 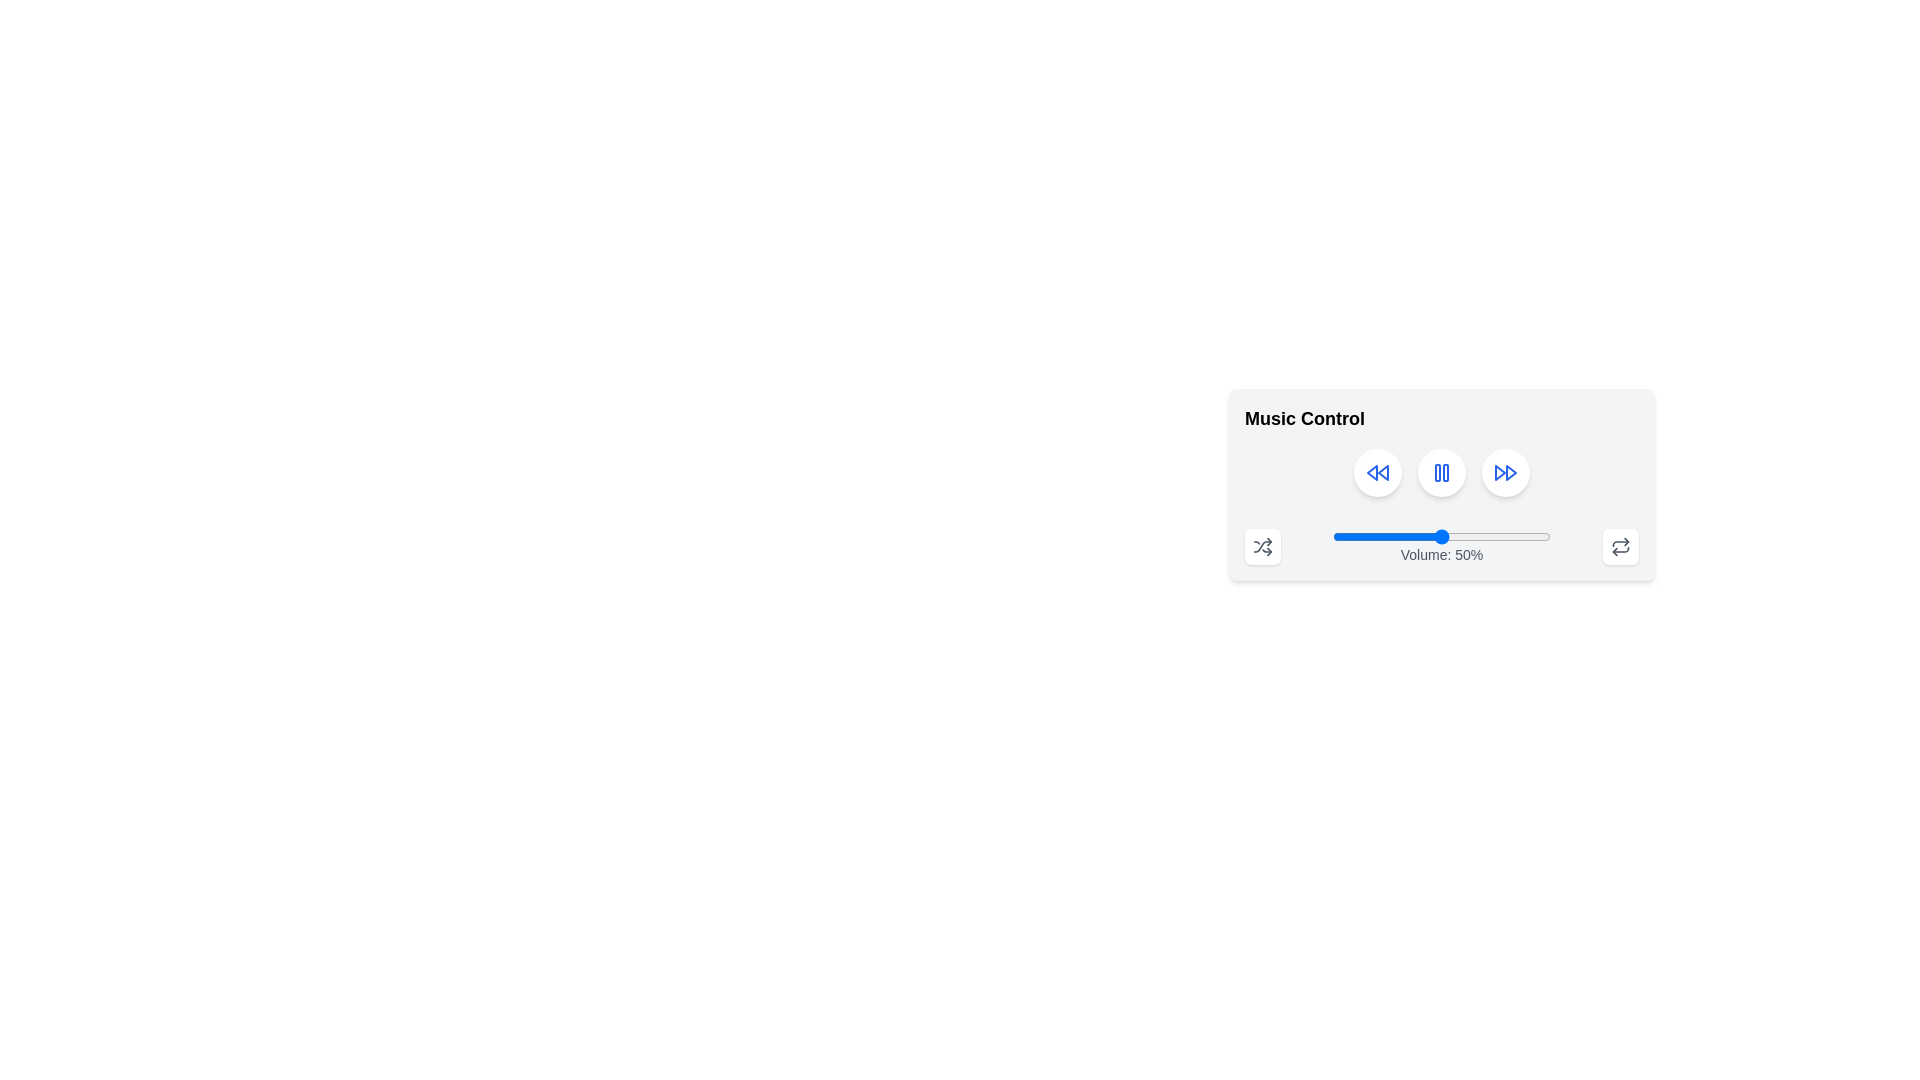 I want to click on the rewind icon button, so click(x=1376, y=473).